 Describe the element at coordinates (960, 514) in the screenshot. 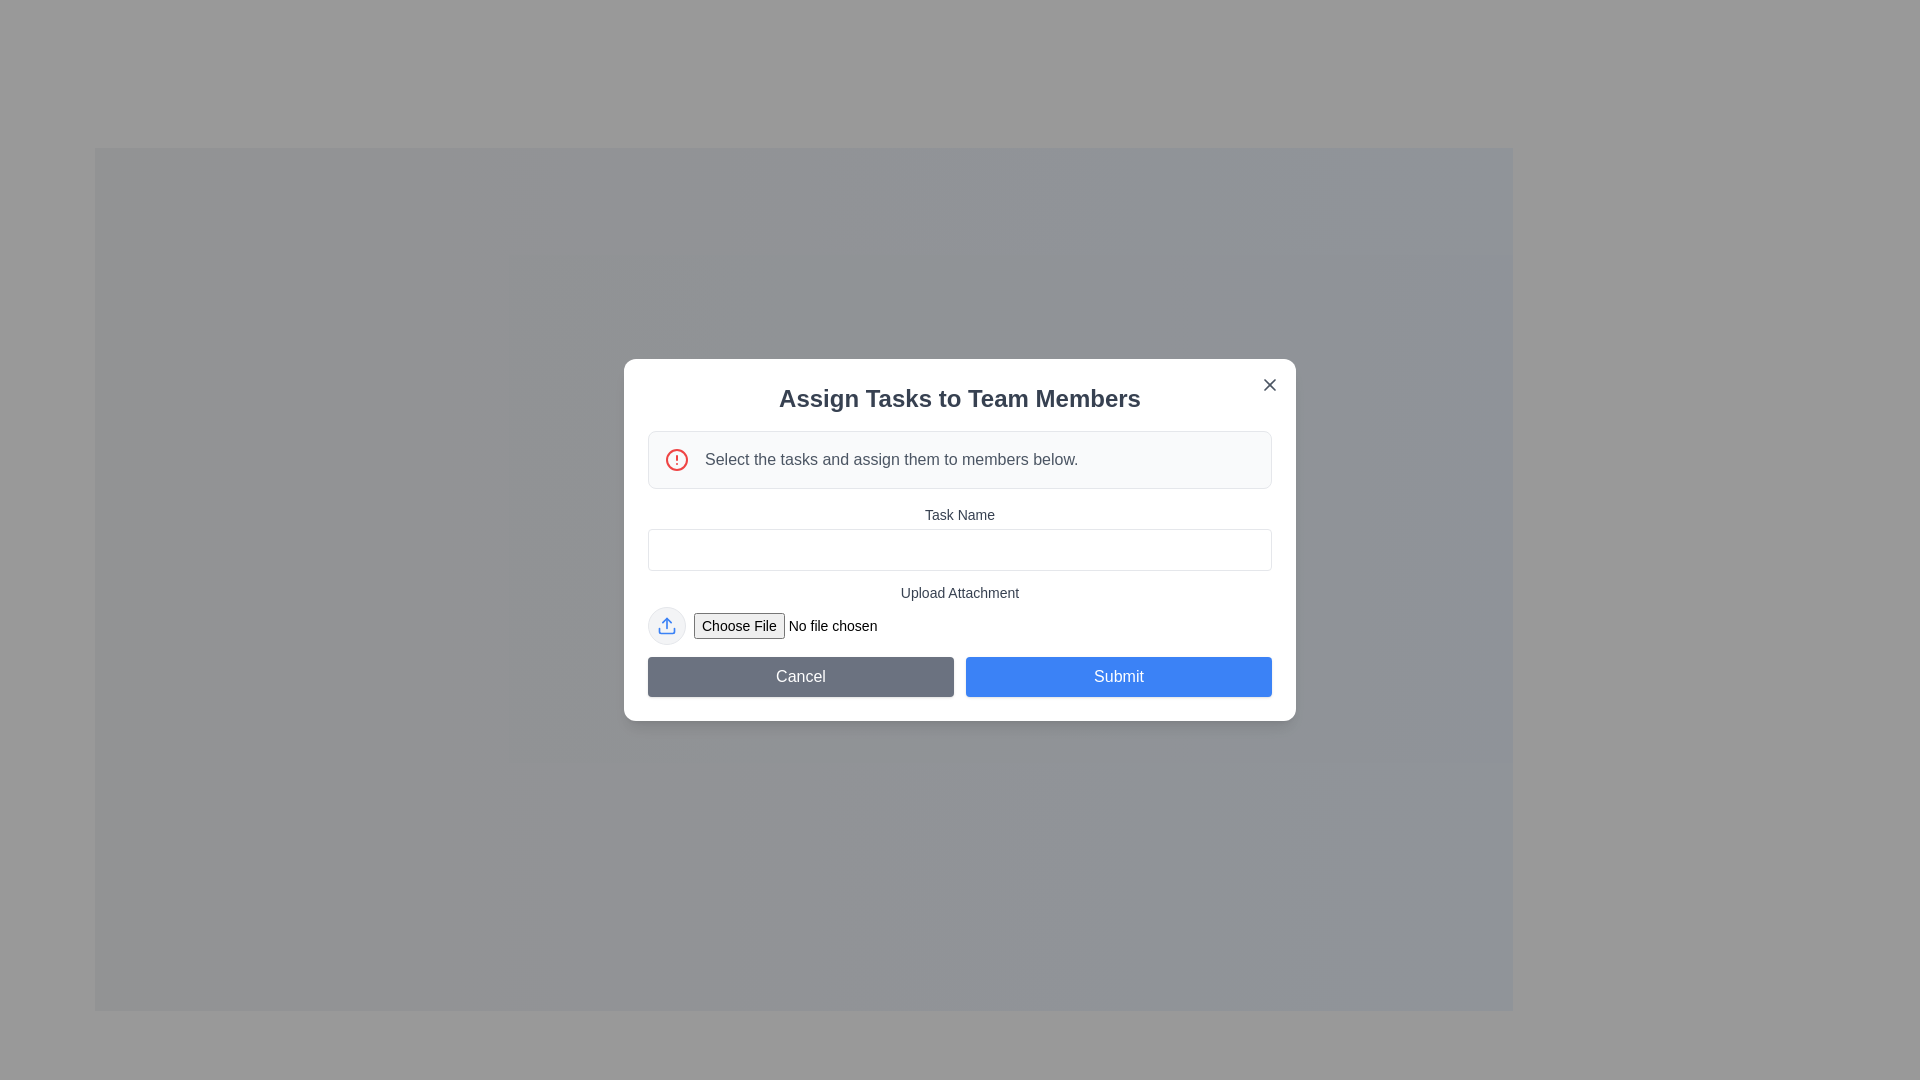

I see `the 'Task Name' text label, which is displayed in a smaller gray font above the input field in the modal dialog box` at that location.